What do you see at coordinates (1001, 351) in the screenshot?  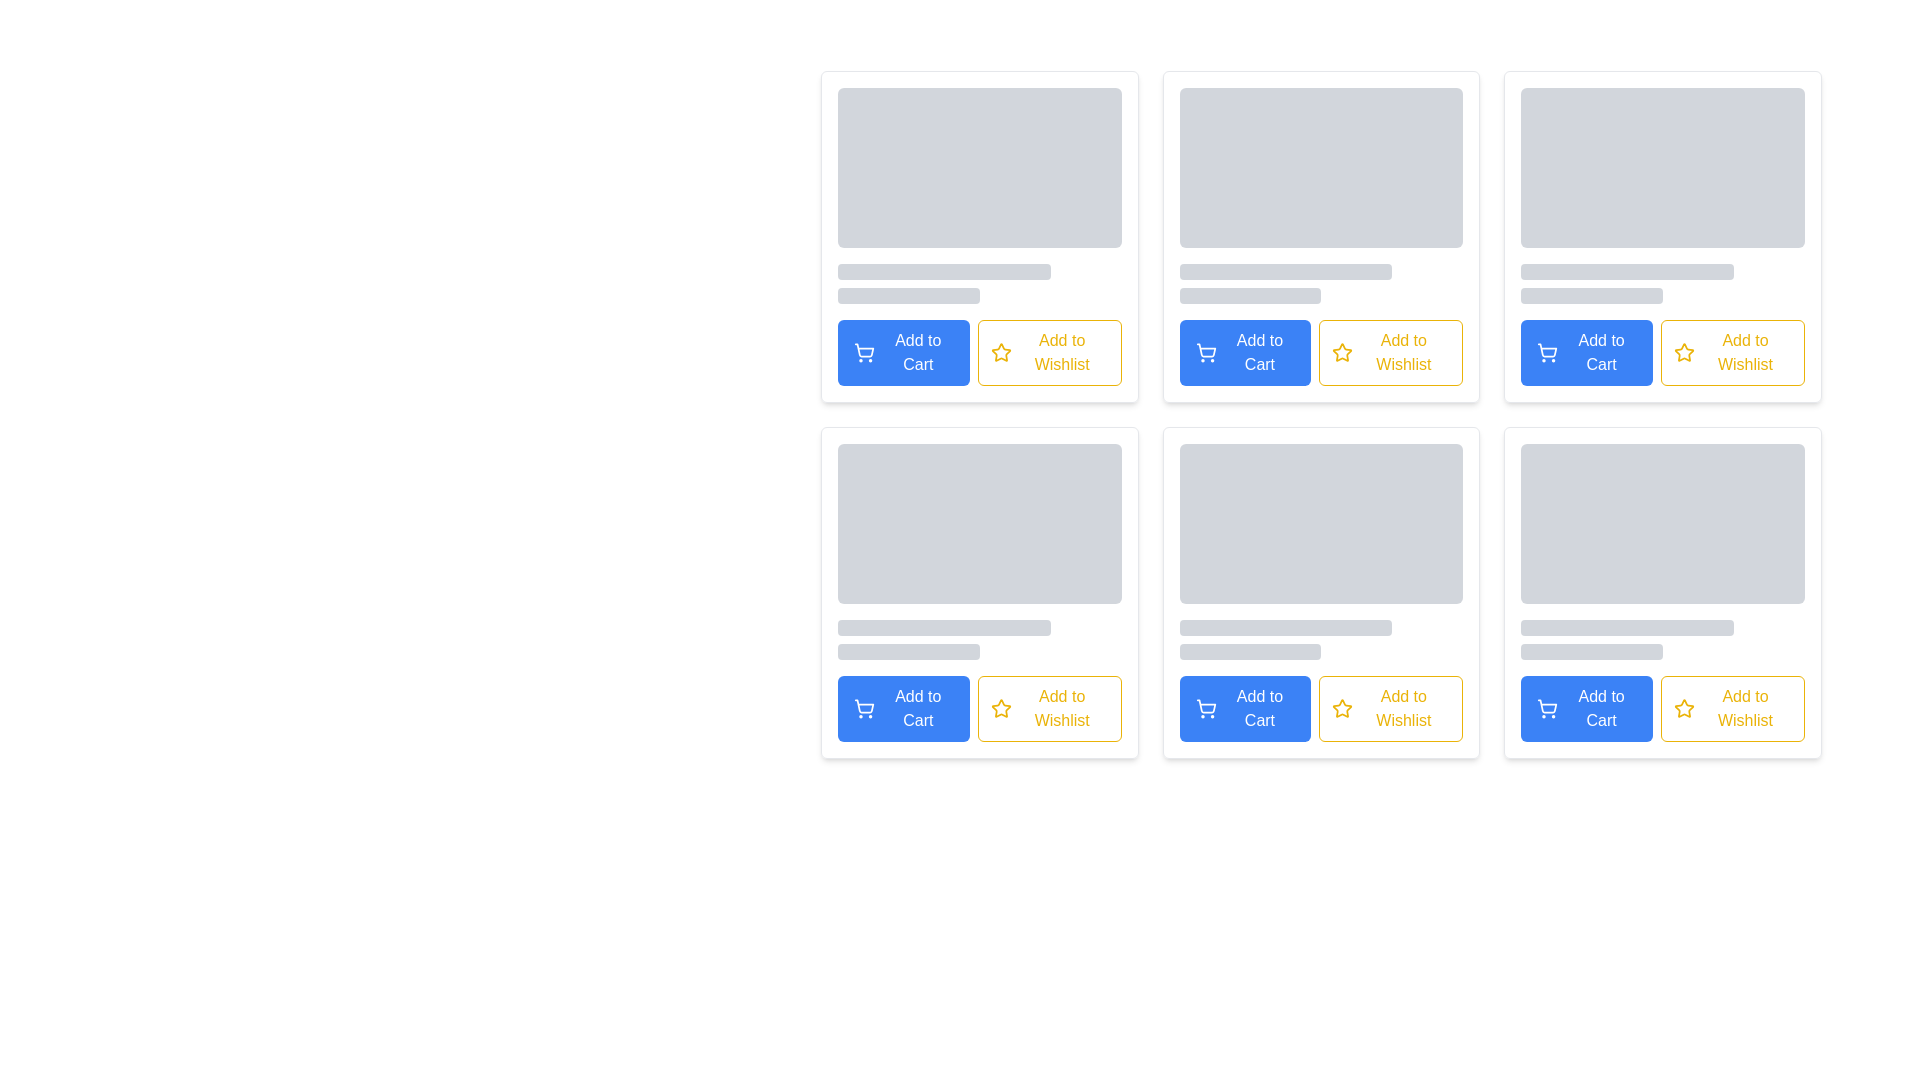 I see `the wishlist icon located at the bottom right of the product card to possibly display a tooltip` at bounding box center [1001, 351].